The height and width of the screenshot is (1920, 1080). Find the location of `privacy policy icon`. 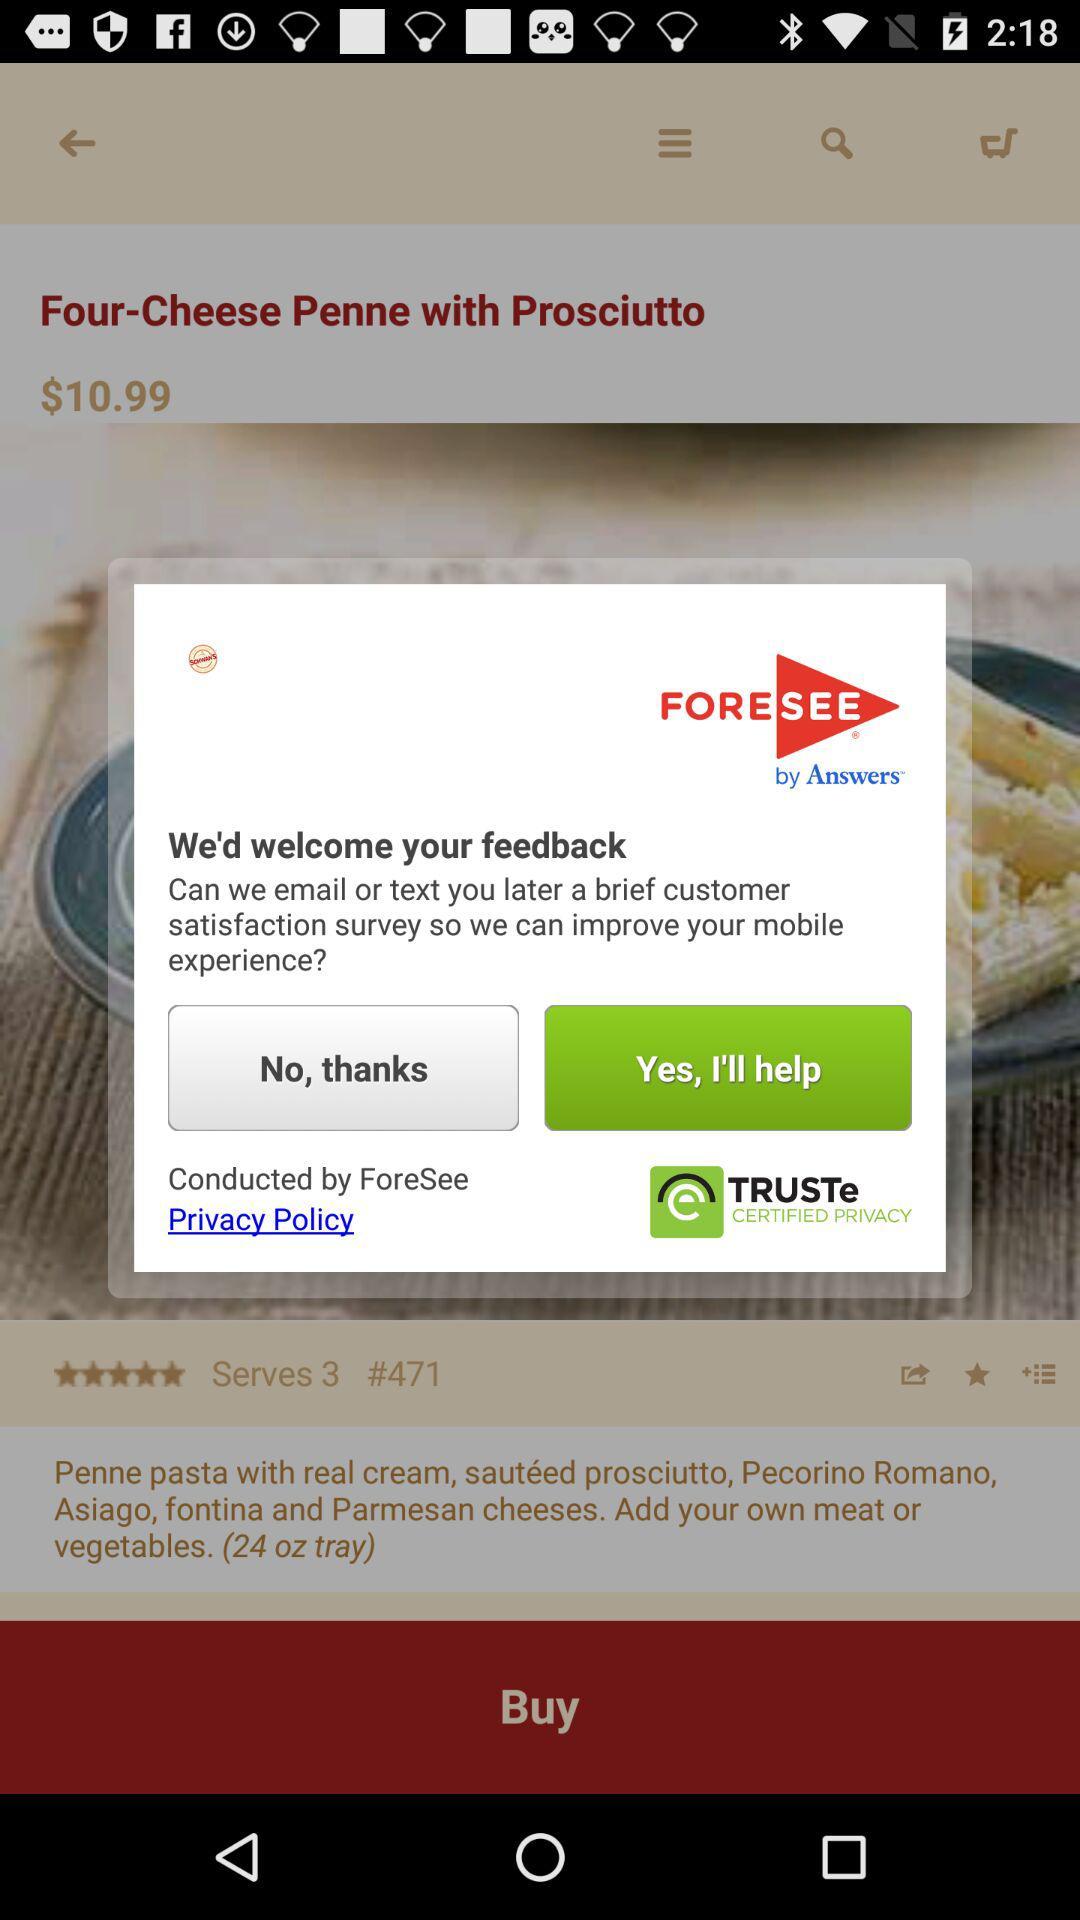

privacy policy icon is located at coordinates (260, 1217).